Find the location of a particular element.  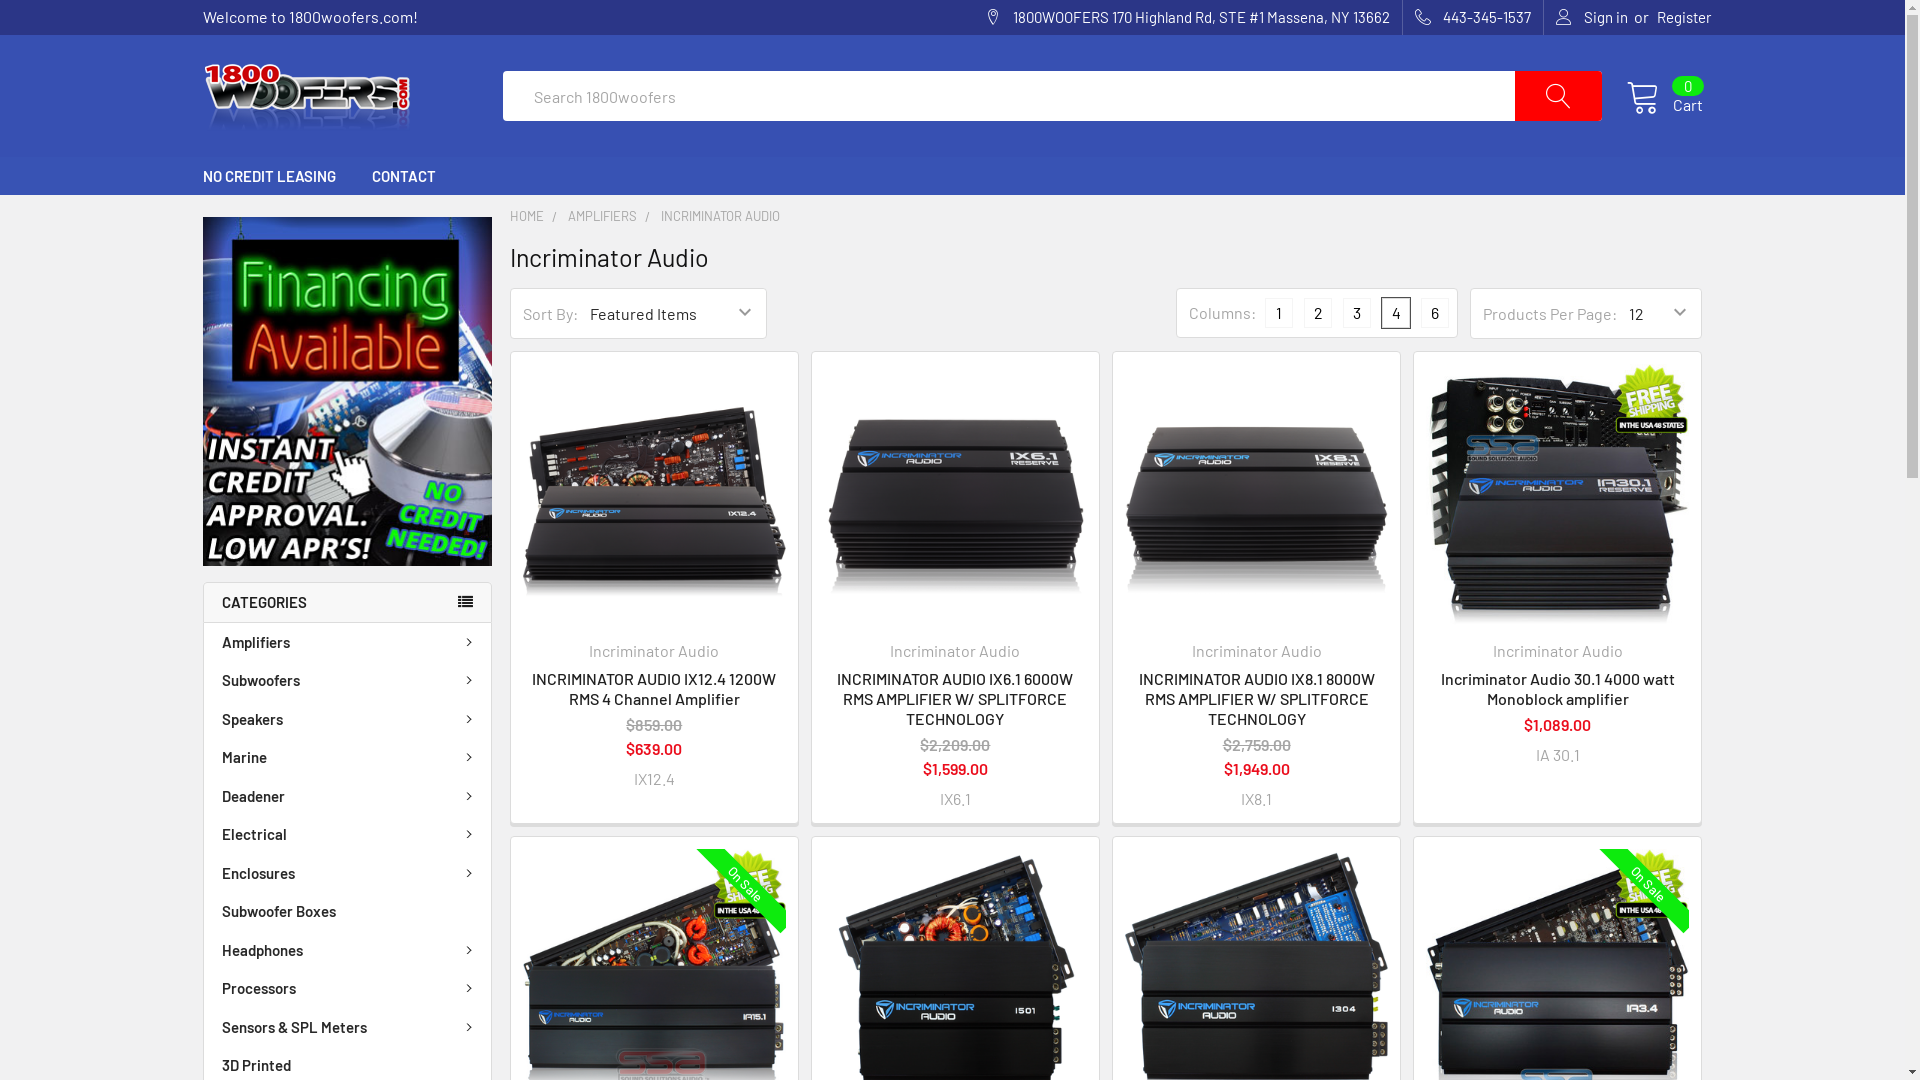

'AMPLIFIERS' is located at coordinates (601, 216).